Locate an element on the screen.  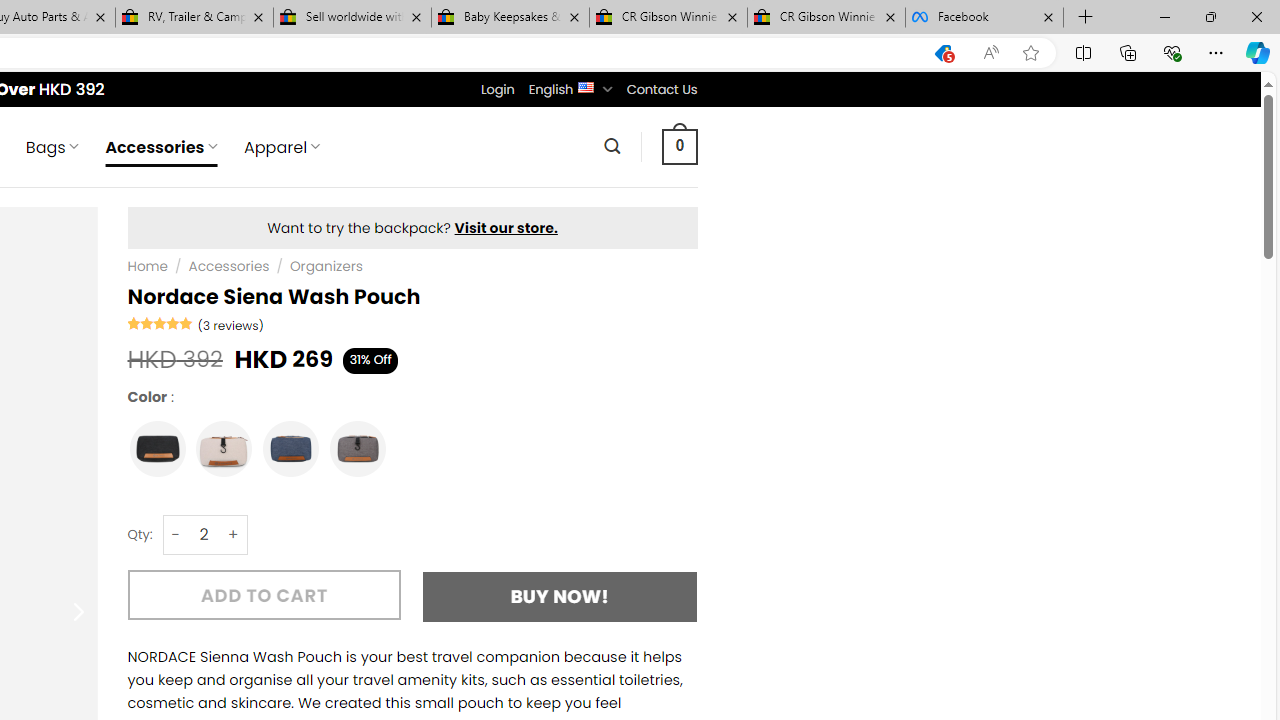
'Split screen' is located at coordinates (1082, 51).